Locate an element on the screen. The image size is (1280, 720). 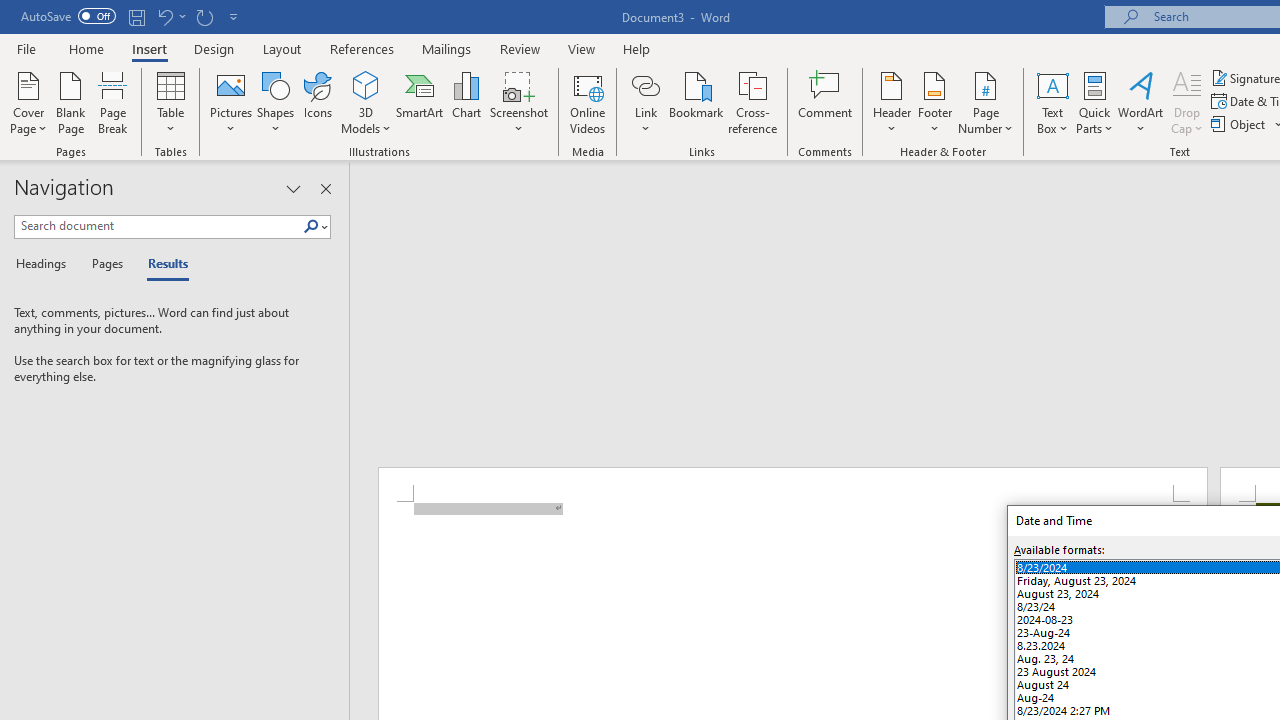
'Link' is located at coordinates (645, 84).